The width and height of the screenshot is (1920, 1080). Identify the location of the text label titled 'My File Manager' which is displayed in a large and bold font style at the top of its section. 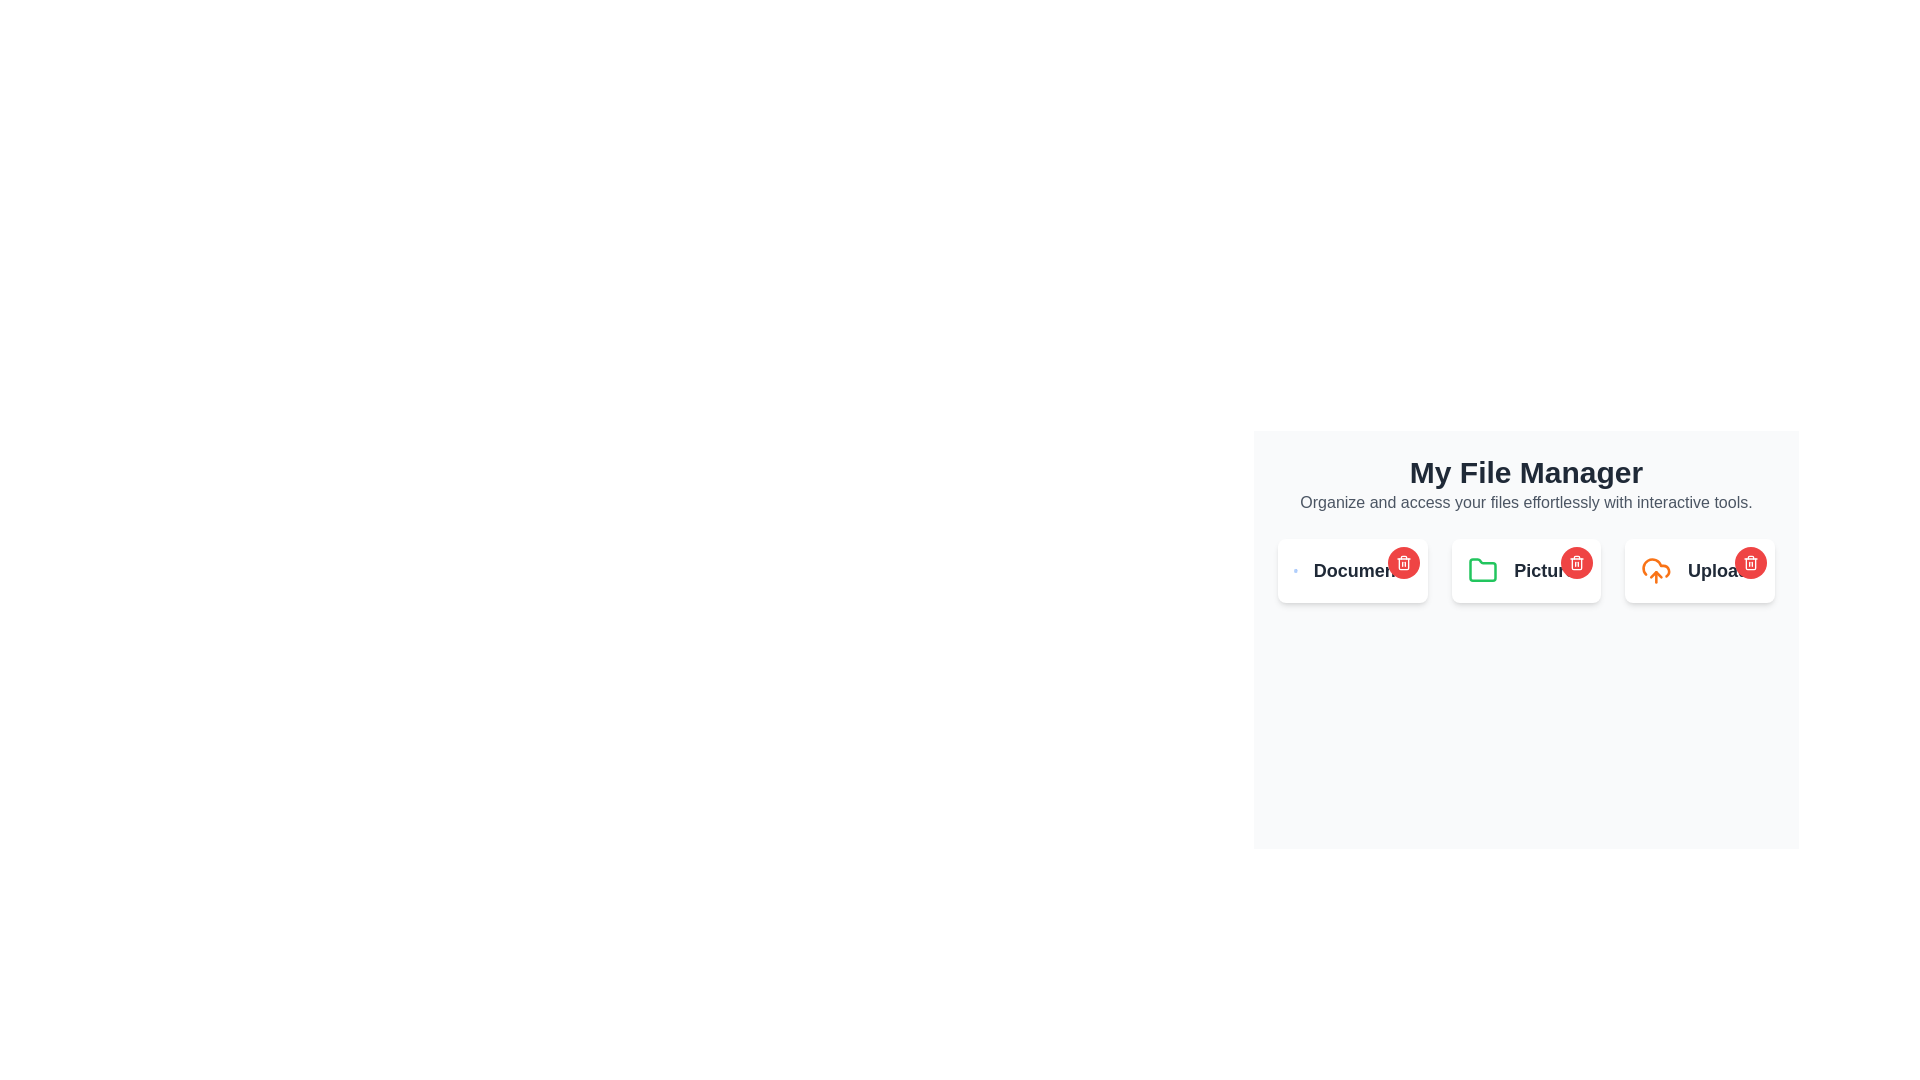
(1525, 473).